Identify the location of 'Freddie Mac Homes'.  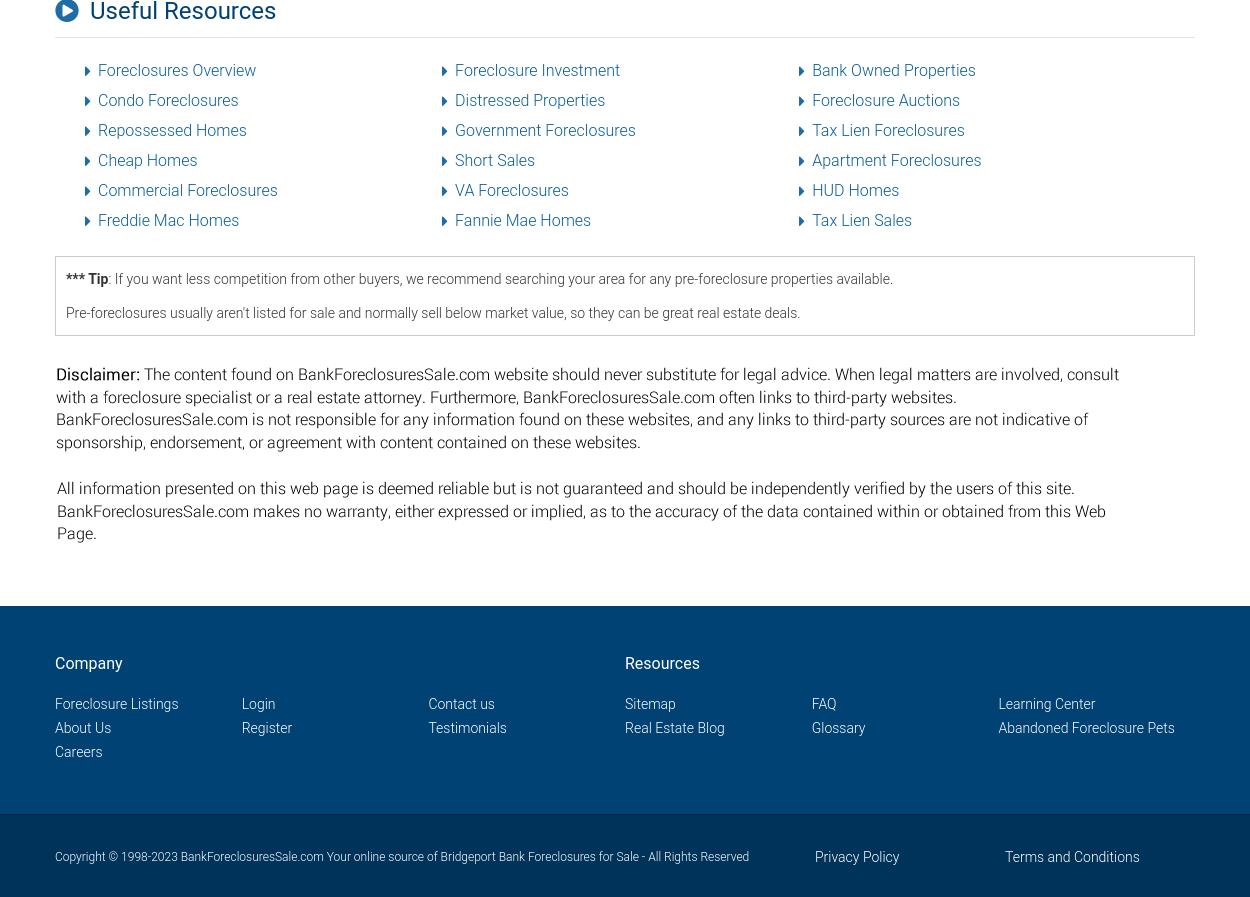
(168, 219).